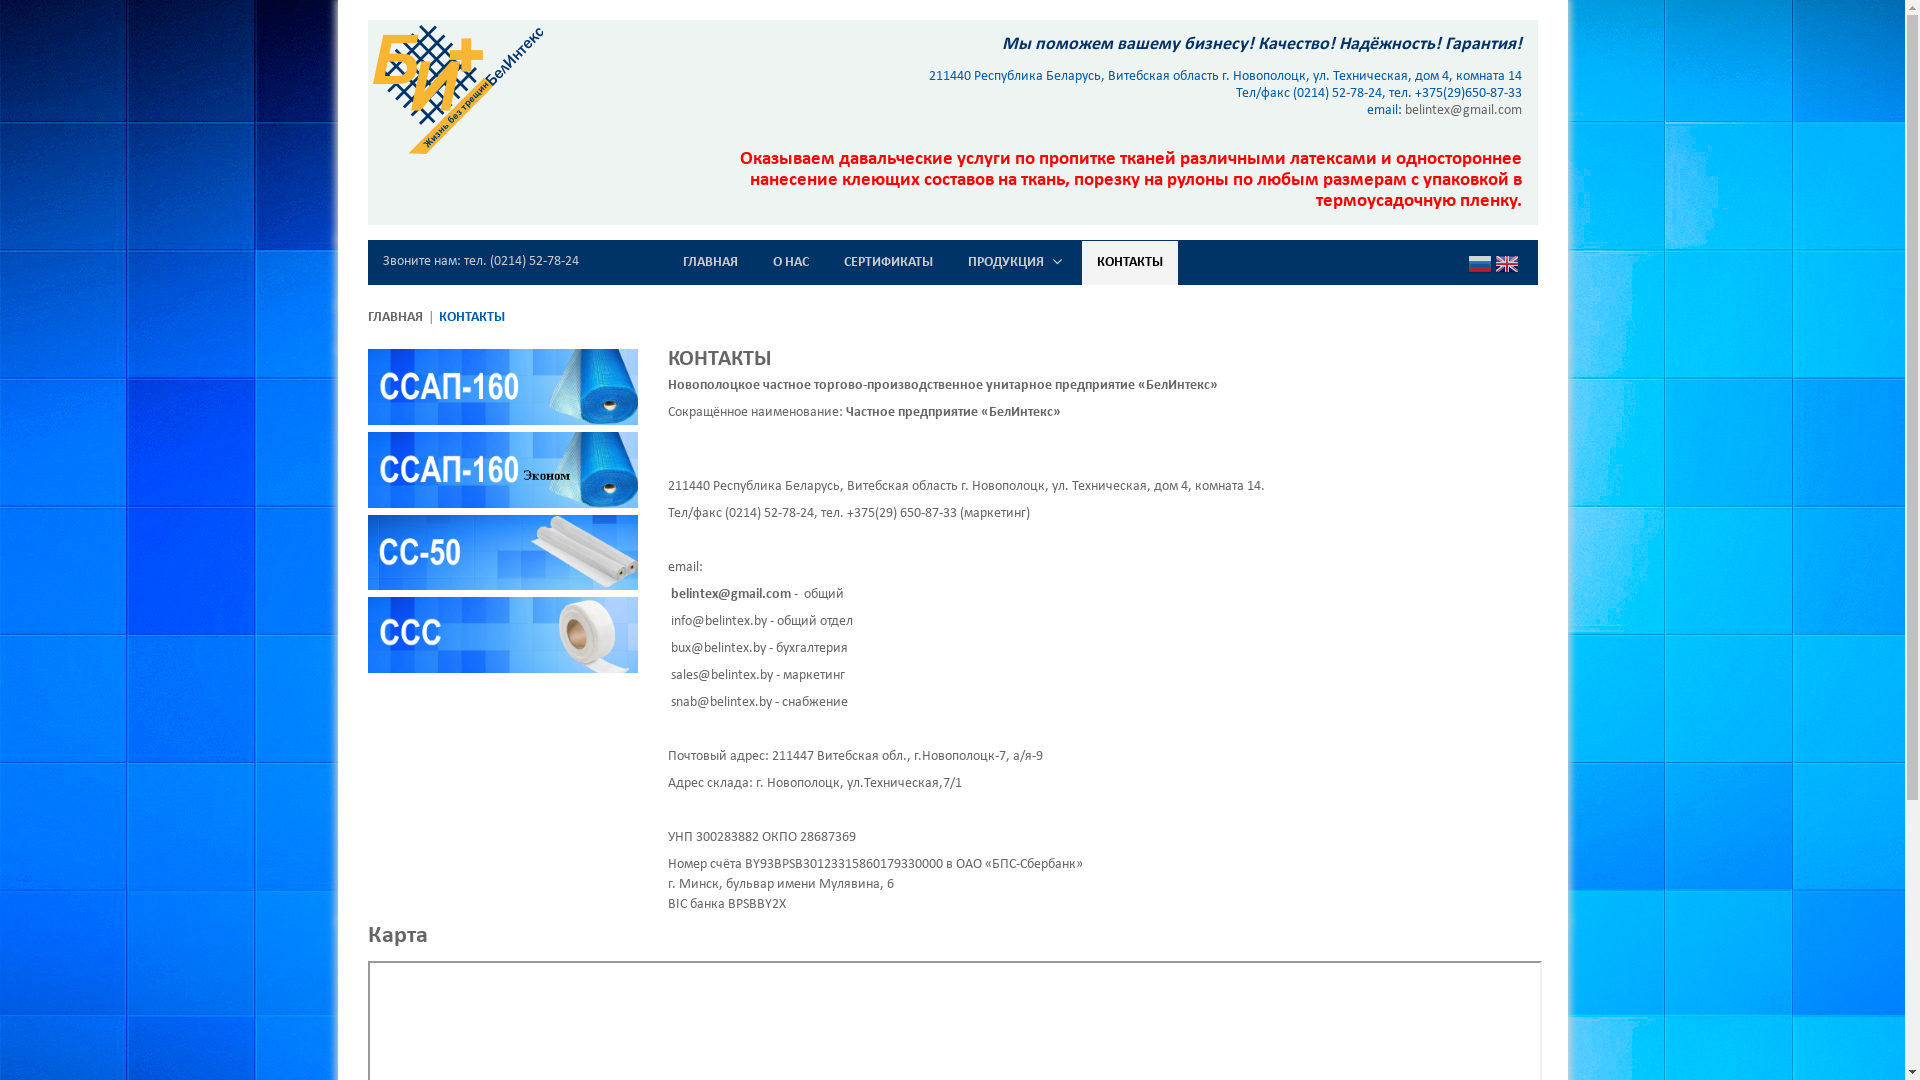 Image resolution: width=1920 pixels, height=1080 pixels. What do you see at coordinates (728, 593) in the screenshot?
I see `'belintex@gmail.com'` at bounding box center [728, 593].